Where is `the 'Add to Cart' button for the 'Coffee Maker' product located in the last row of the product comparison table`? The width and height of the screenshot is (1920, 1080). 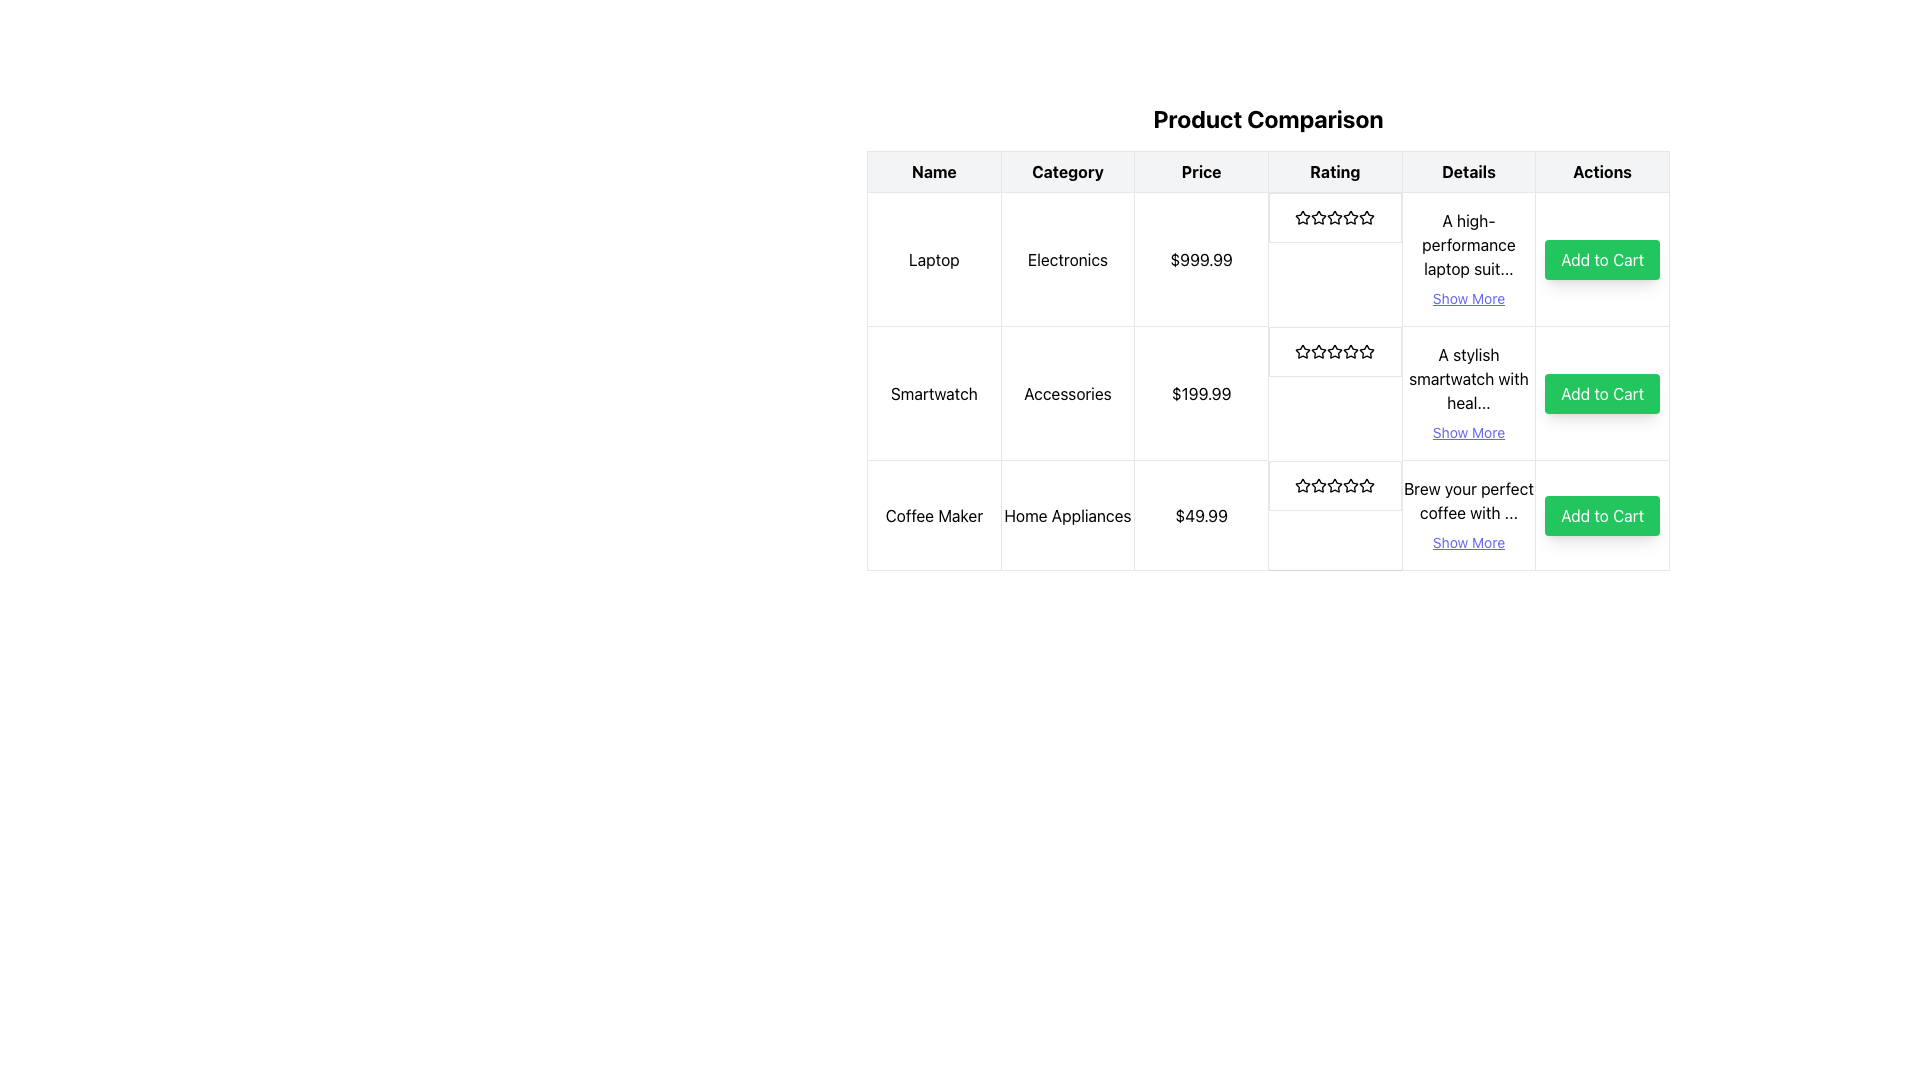 the 'Add to Cart' button for the 'Coffee Maker' product located in the last row of the product comparison table is located at coordinates (1602, 514).